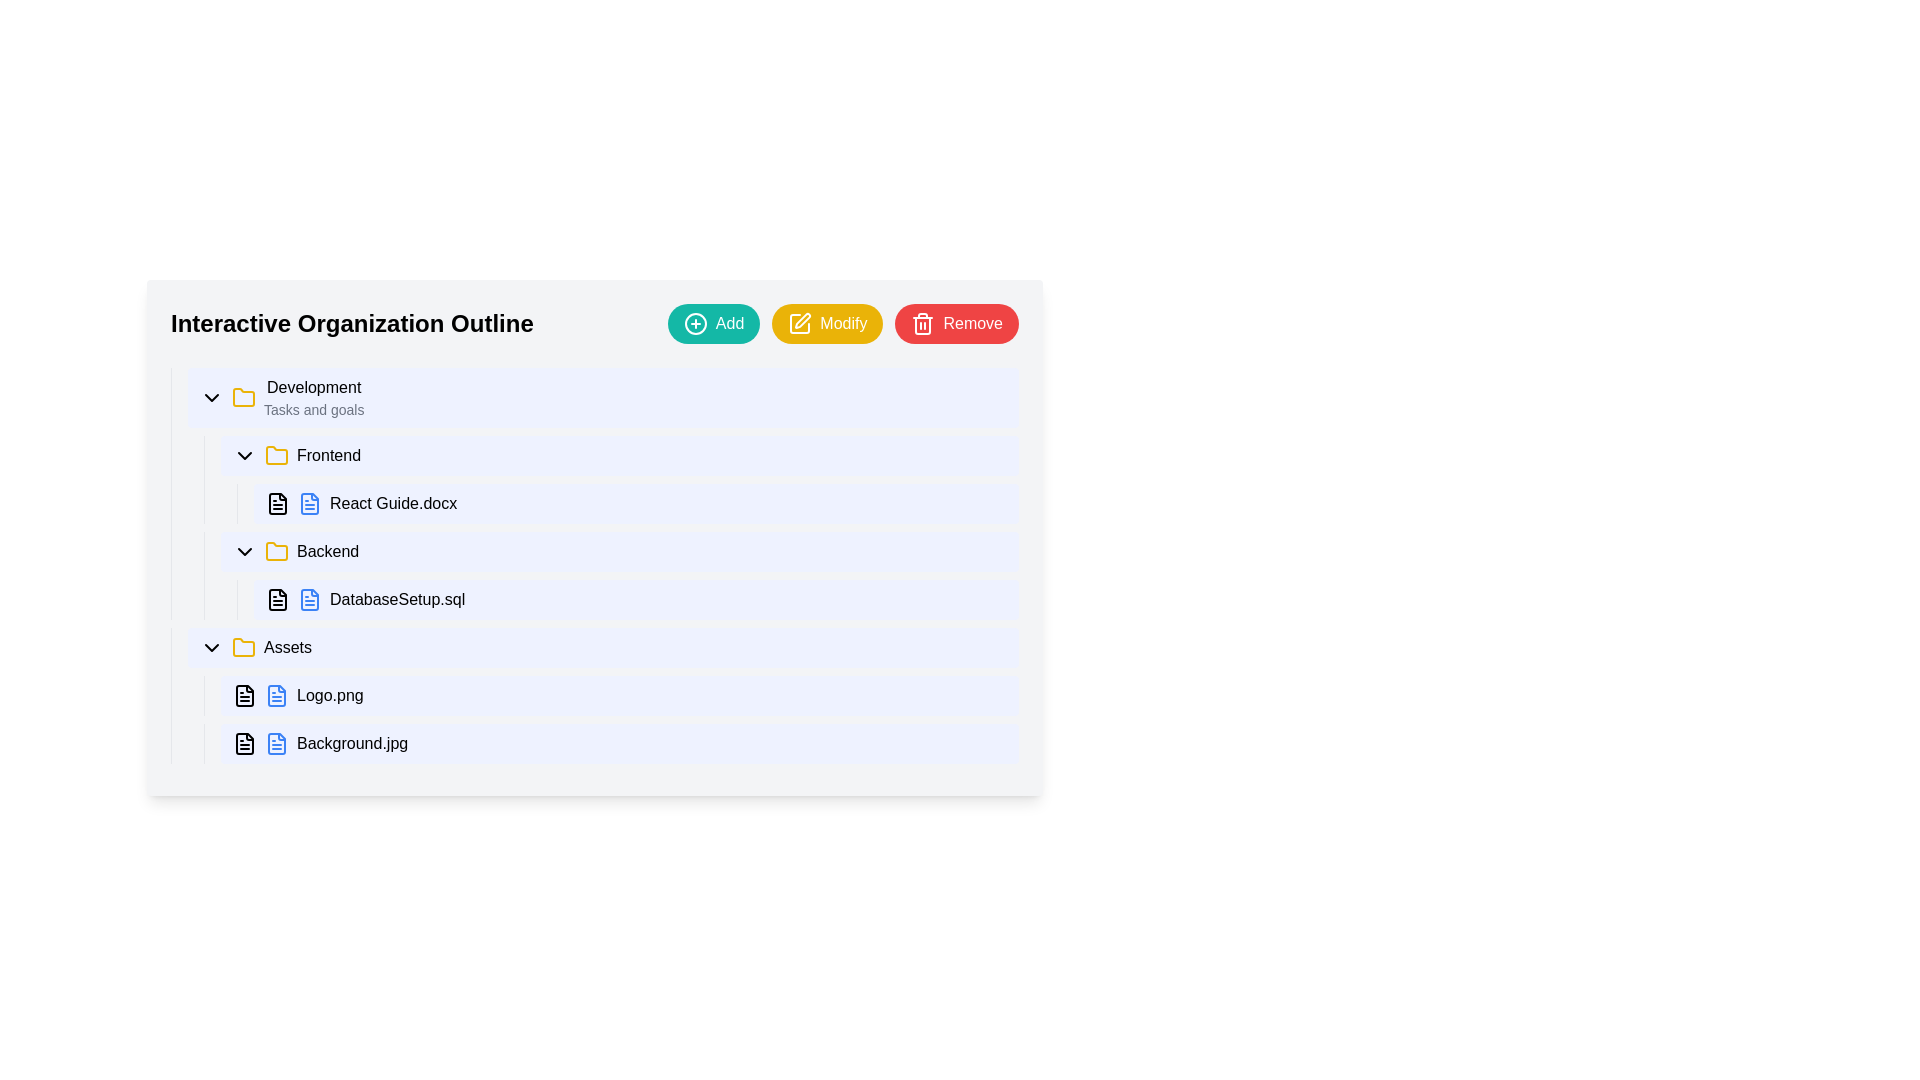  Describe the element at coordinates (714, 323) in the screenshot. I see `the 'Add' button, which is a rounded rectangular button with a teal background and white text, featuring a '+' icon on its left side, located at the top-right section of the interface` at that location.